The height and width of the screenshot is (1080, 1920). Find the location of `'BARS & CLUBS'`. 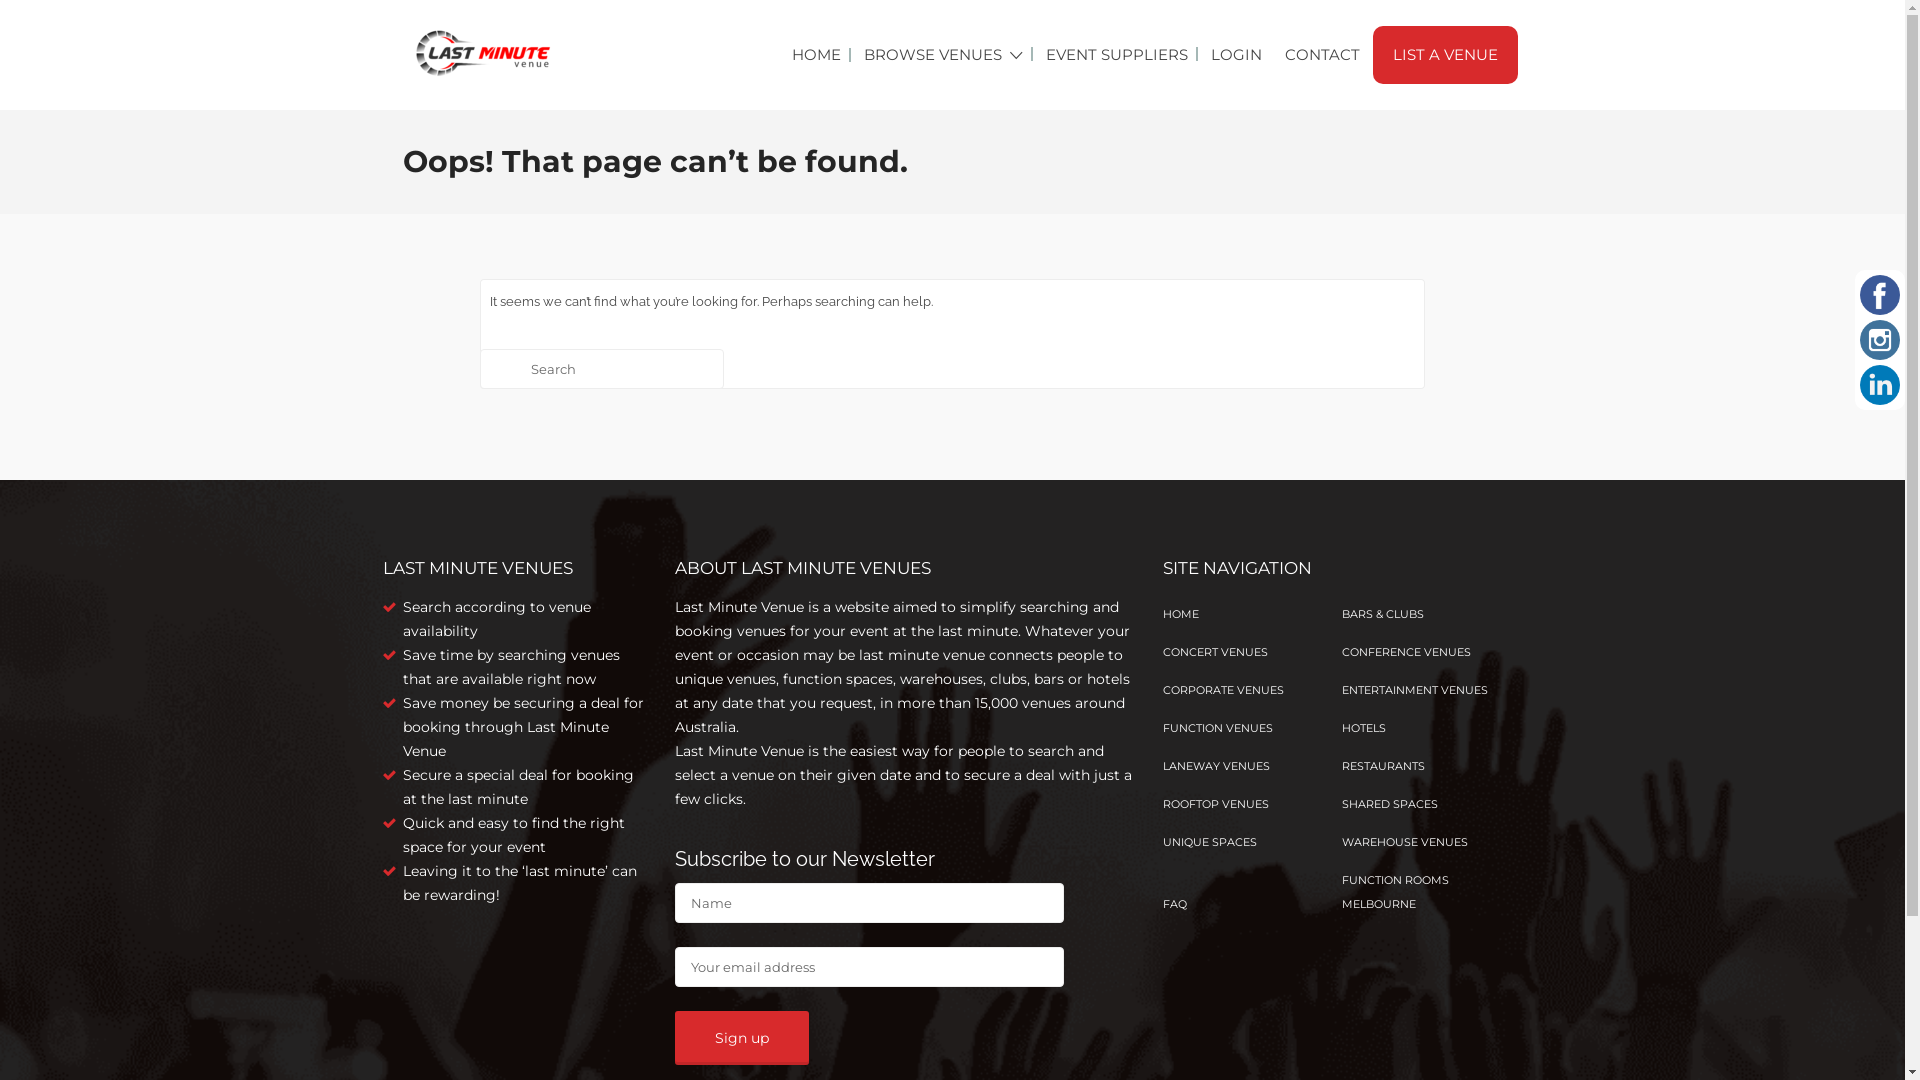

'BARS & CLUBS' is located at coordinates (1381, 612).